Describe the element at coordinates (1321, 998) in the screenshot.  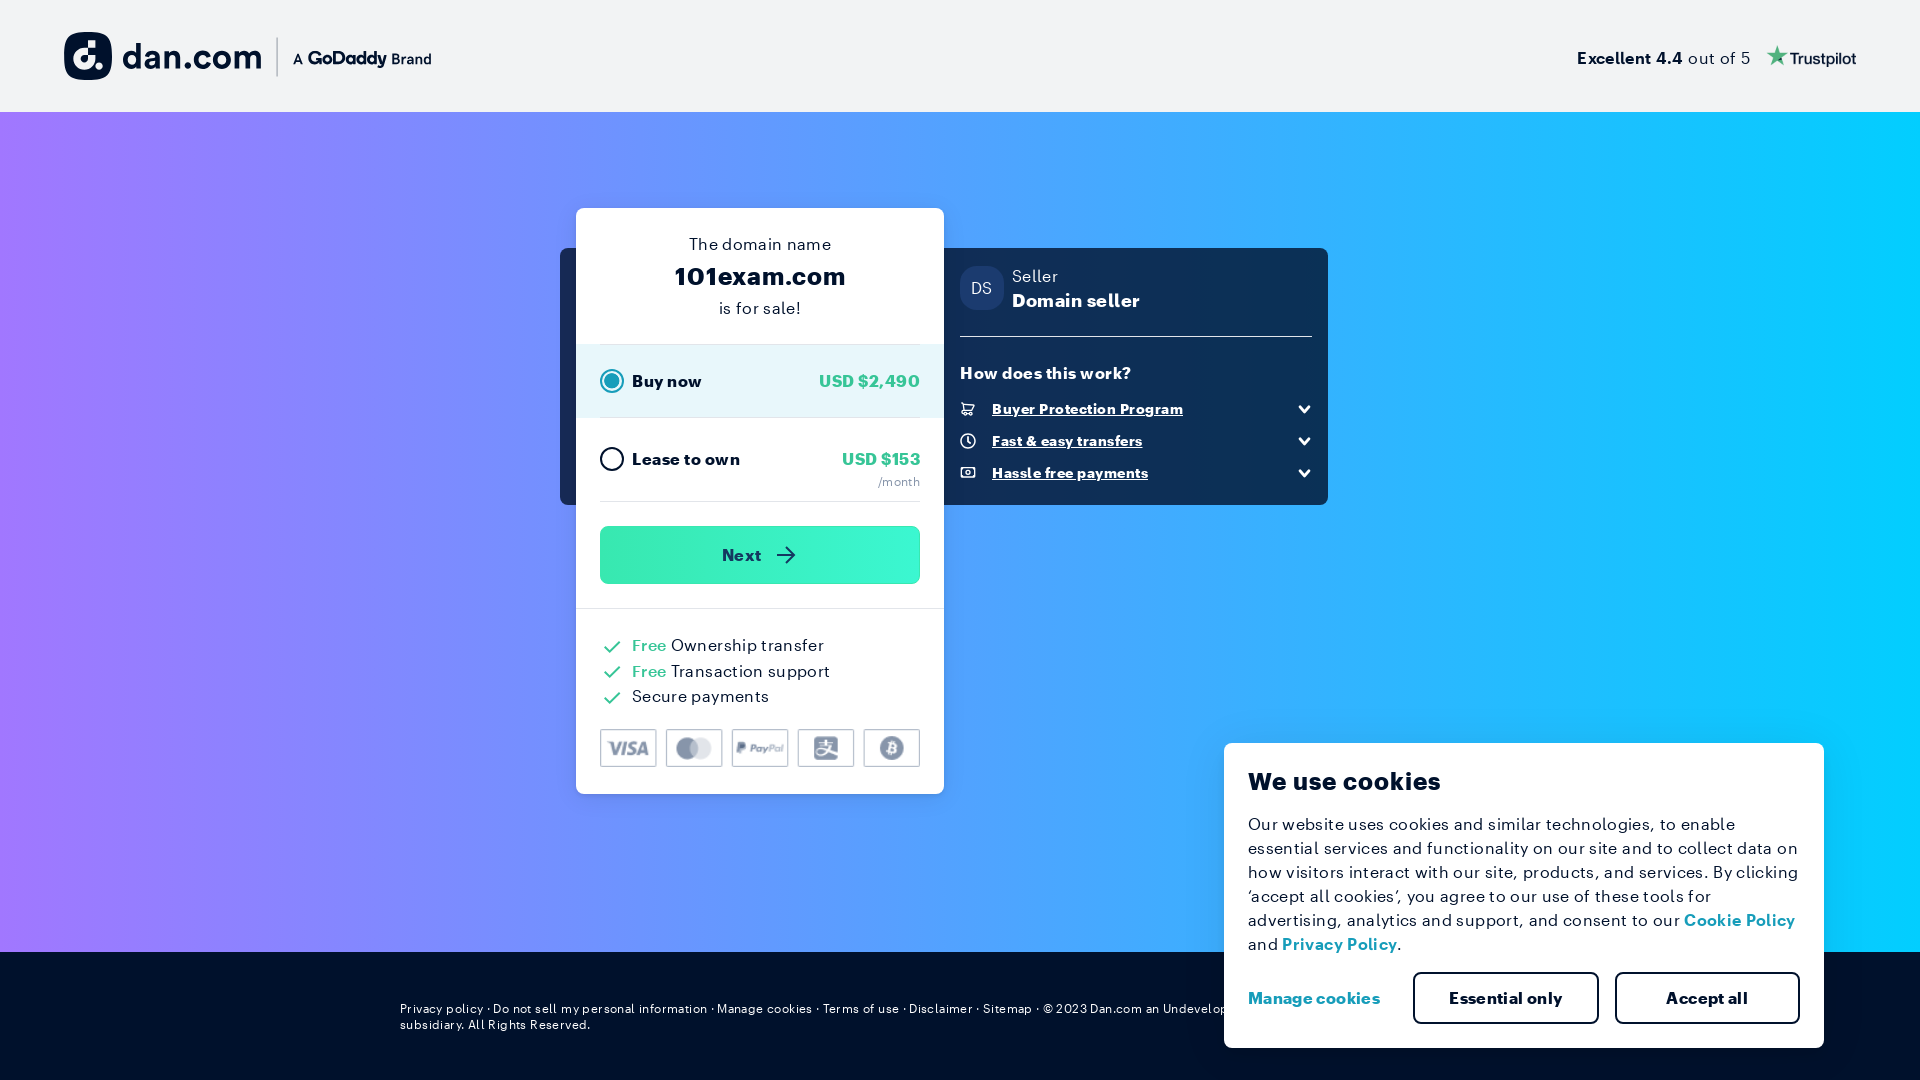
I see `'Manage cookies'` at that location.